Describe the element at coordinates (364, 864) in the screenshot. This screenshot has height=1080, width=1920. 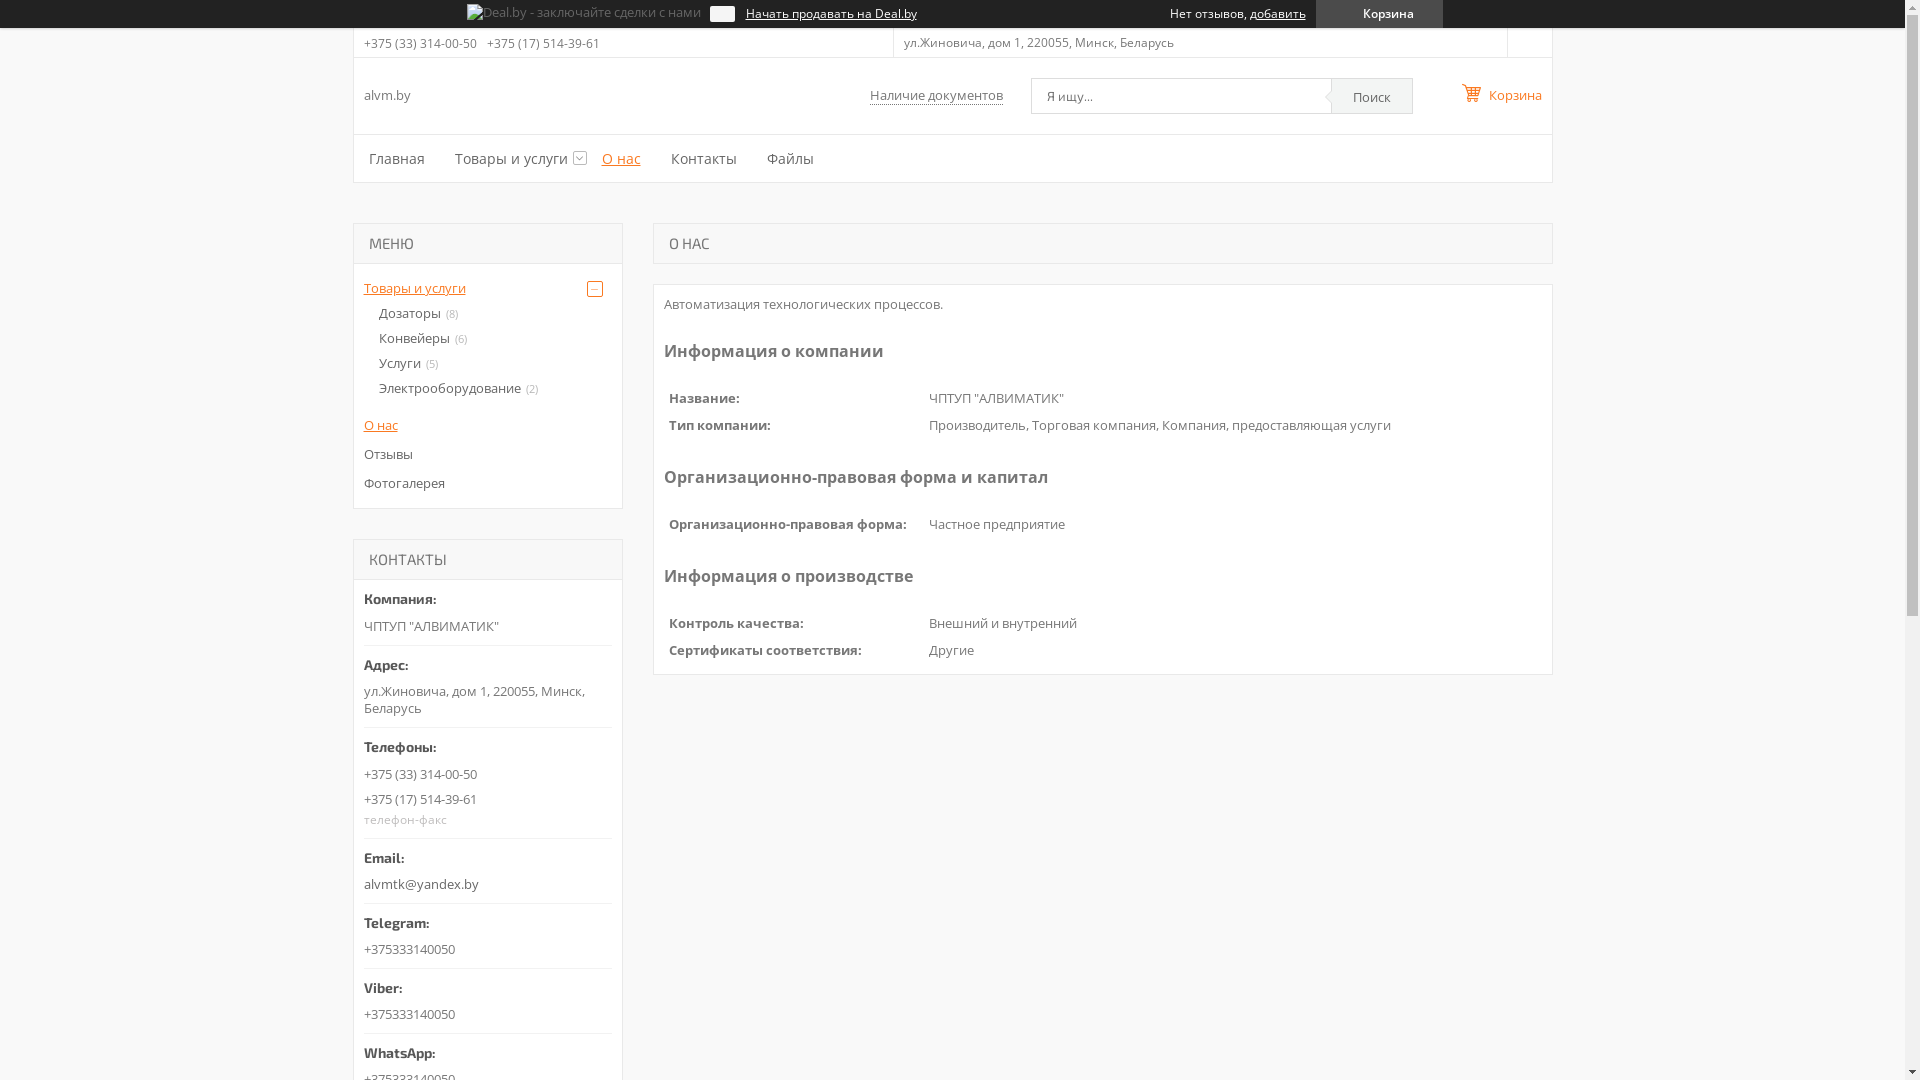
I see `'alvmtk@yandex.by'` at that location.